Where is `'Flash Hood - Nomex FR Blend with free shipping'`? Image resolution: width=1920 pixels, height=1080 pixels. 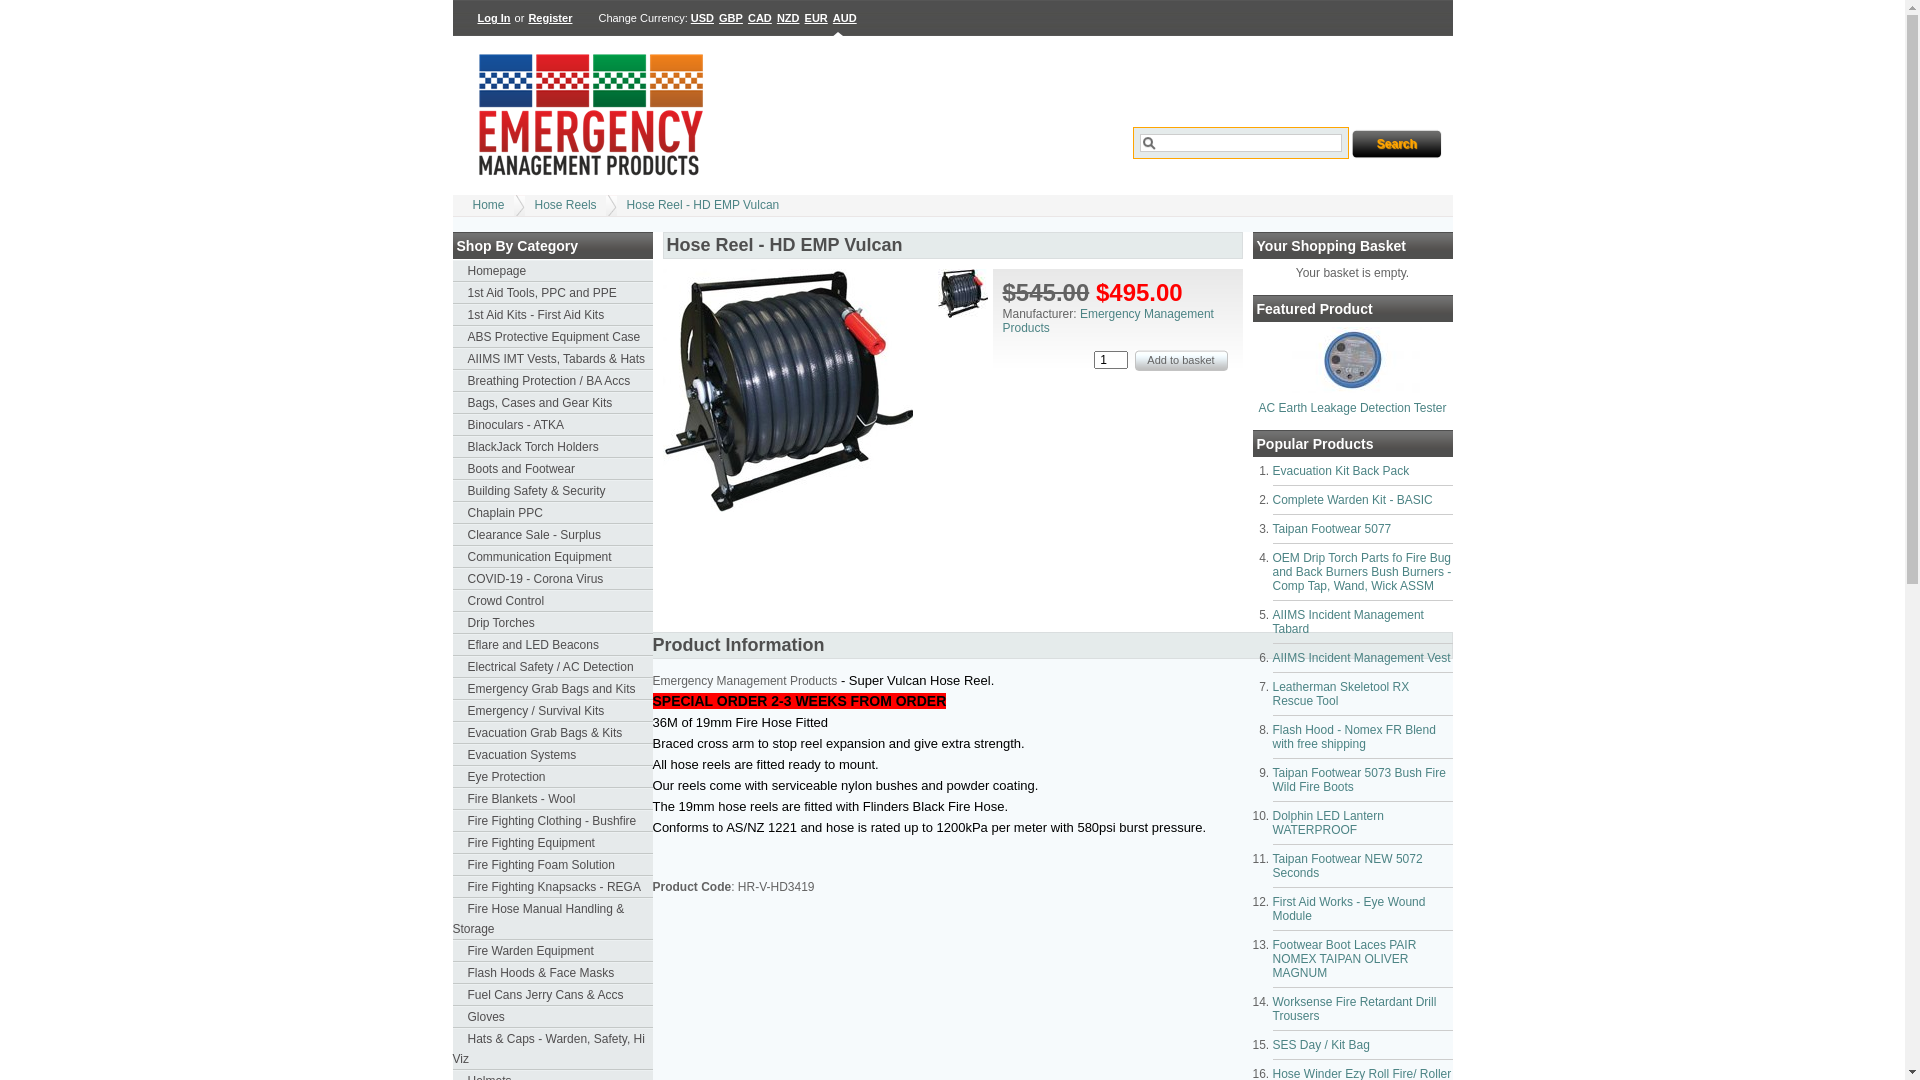 'Flash Hood - Nomex FR Blend with free shipping' is located at coordinates (1353, 736).